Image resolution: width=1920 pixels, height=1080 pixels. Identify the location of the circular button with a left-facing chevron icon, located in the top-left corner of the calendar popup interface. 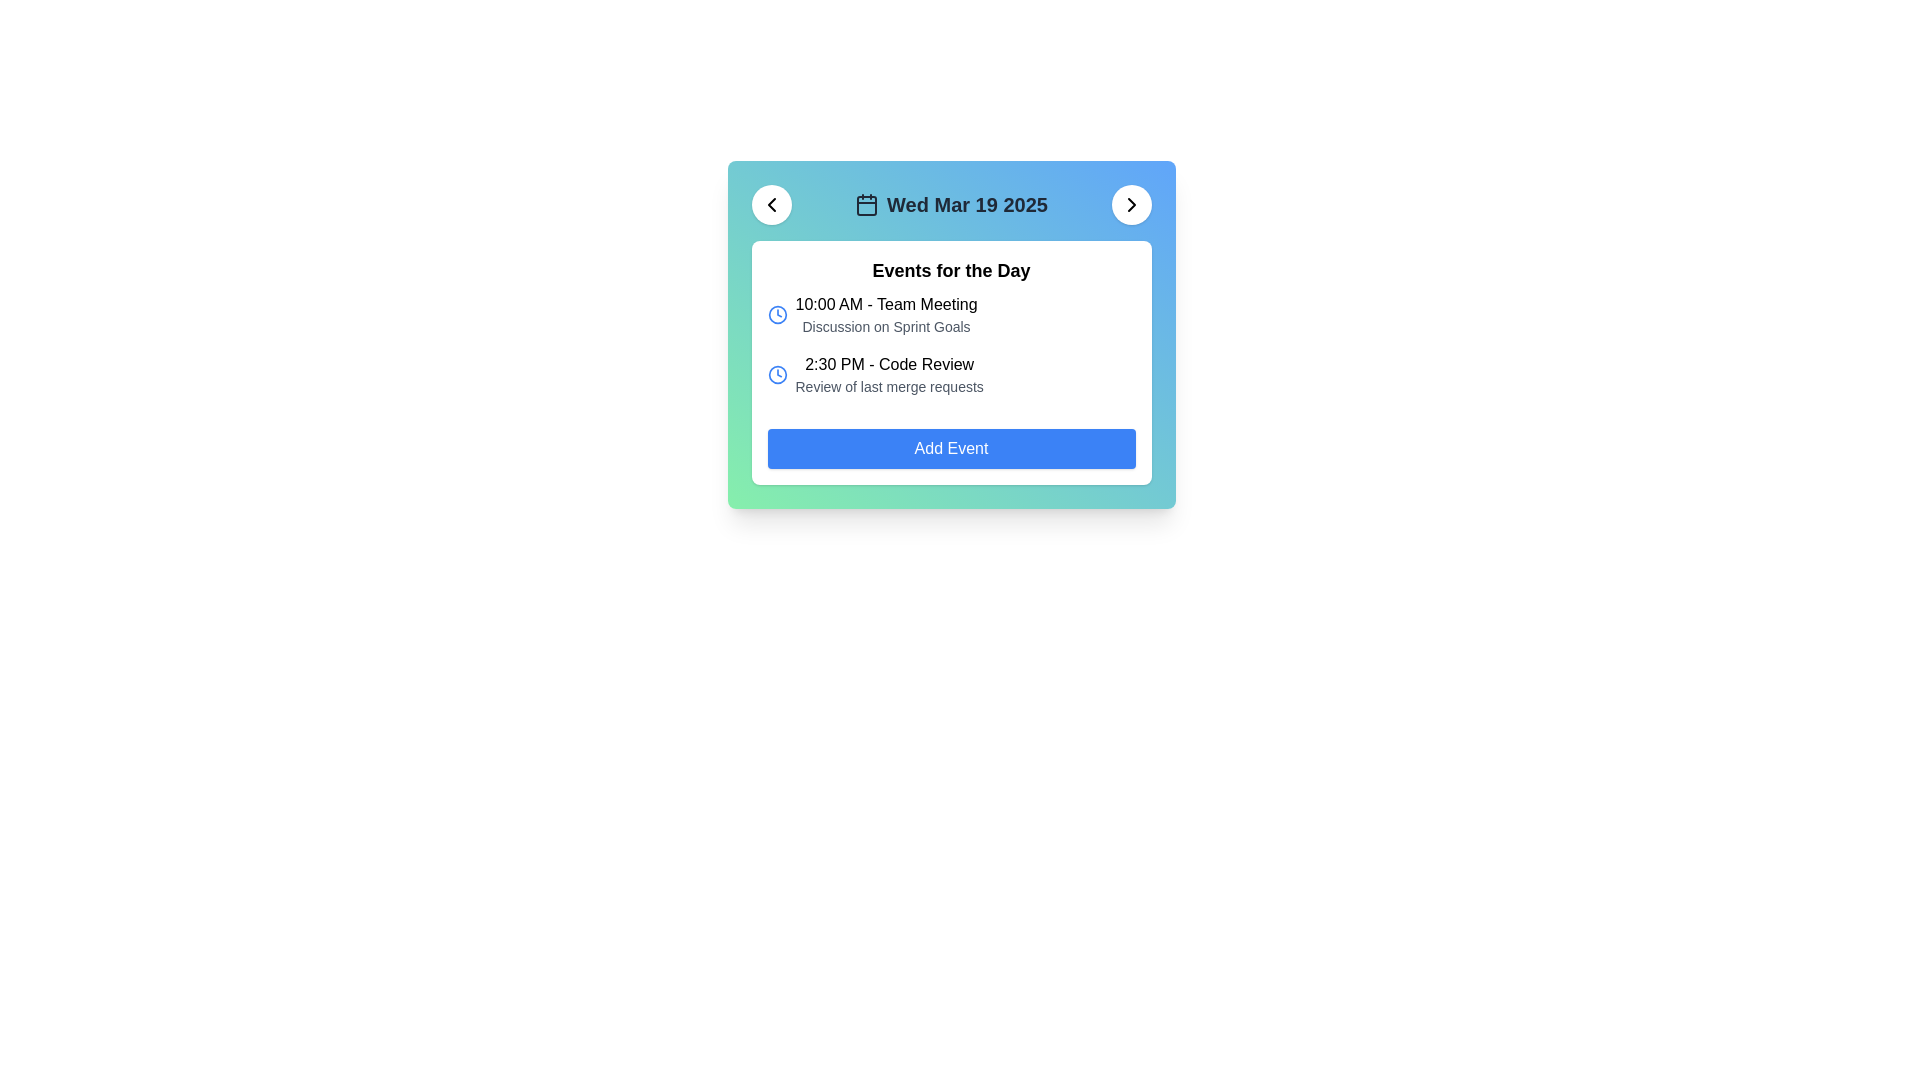
(770, 204).